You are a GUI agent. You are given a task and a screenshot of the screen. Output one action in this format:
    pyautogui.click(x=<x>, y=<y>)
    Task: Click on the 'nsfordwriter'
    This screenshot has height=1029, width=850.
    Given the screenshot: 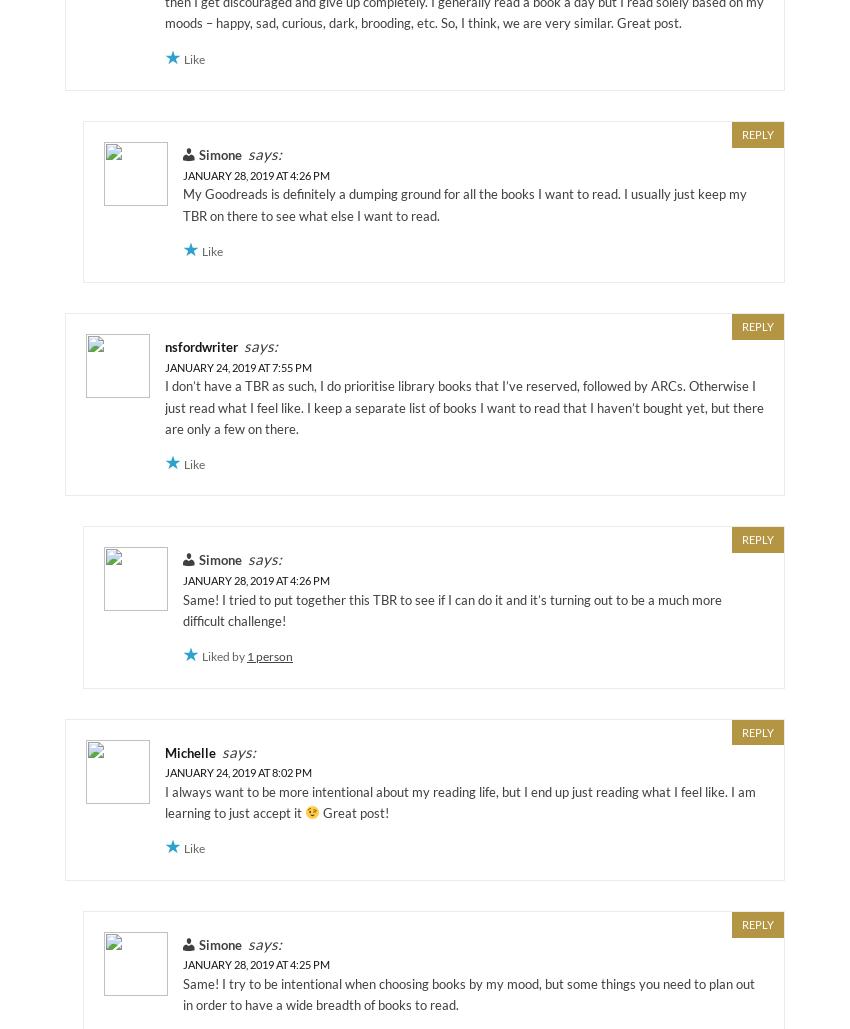 What is the action you would take?
    pyautogui.click(x=200, y=346)
    